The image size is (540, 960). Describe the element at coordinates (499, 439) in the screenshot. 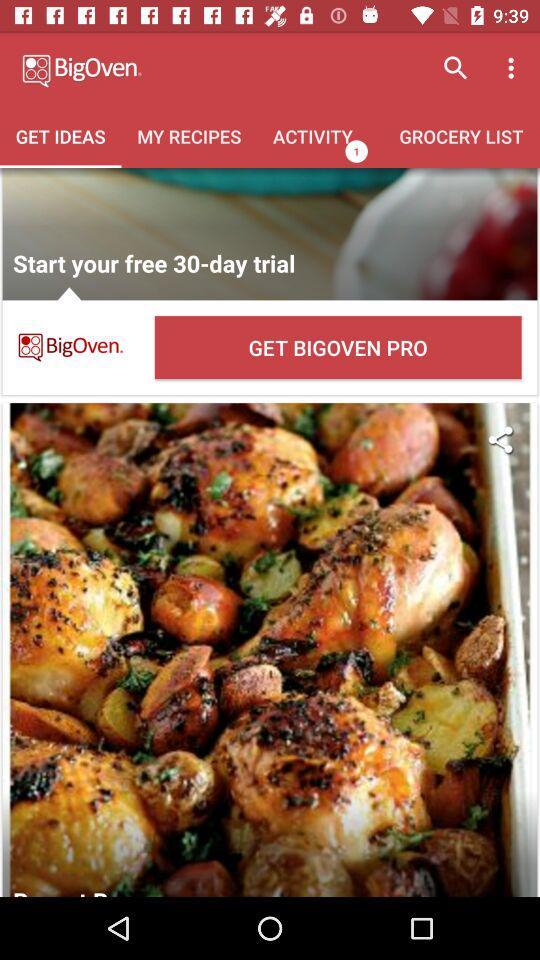

I see `share content` at that location.